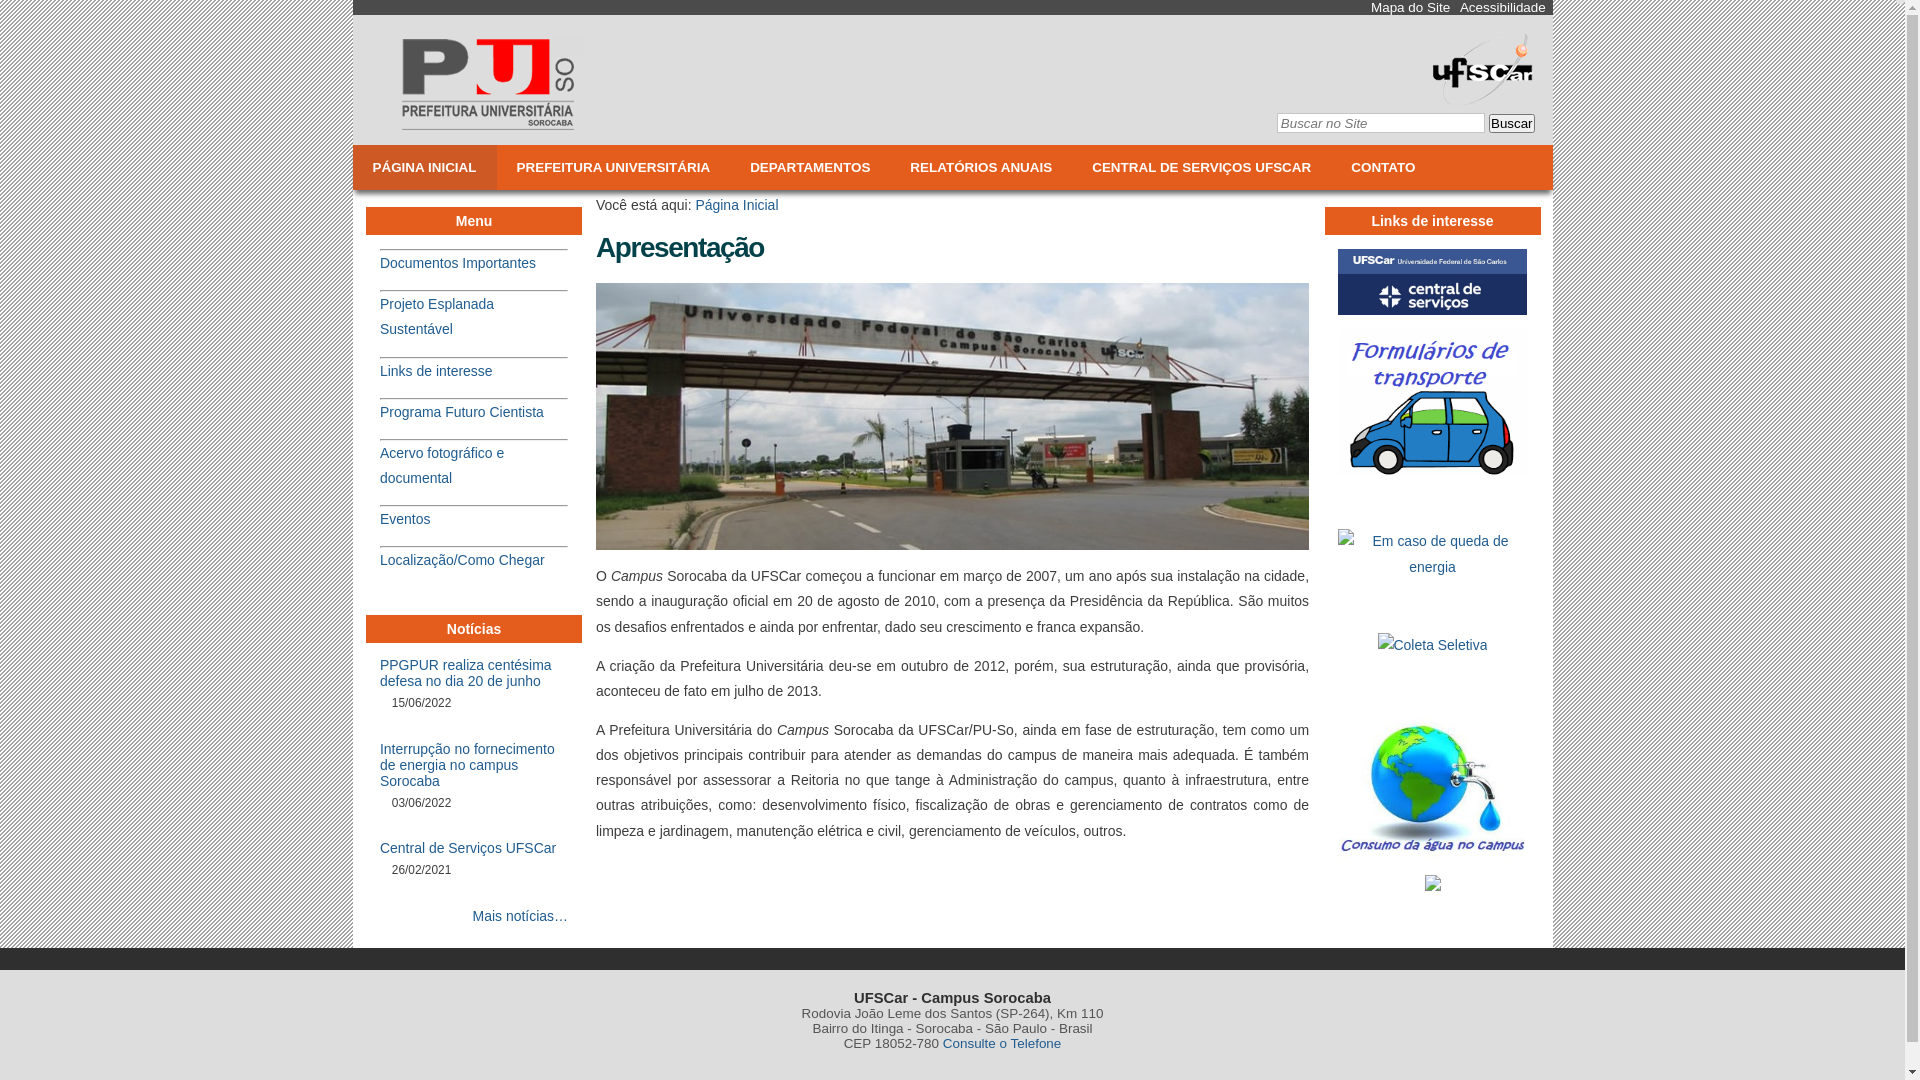  Describe the element at coordinates (1379, 123) in the screenshot. I see `'Buscar no Site'` at that location.